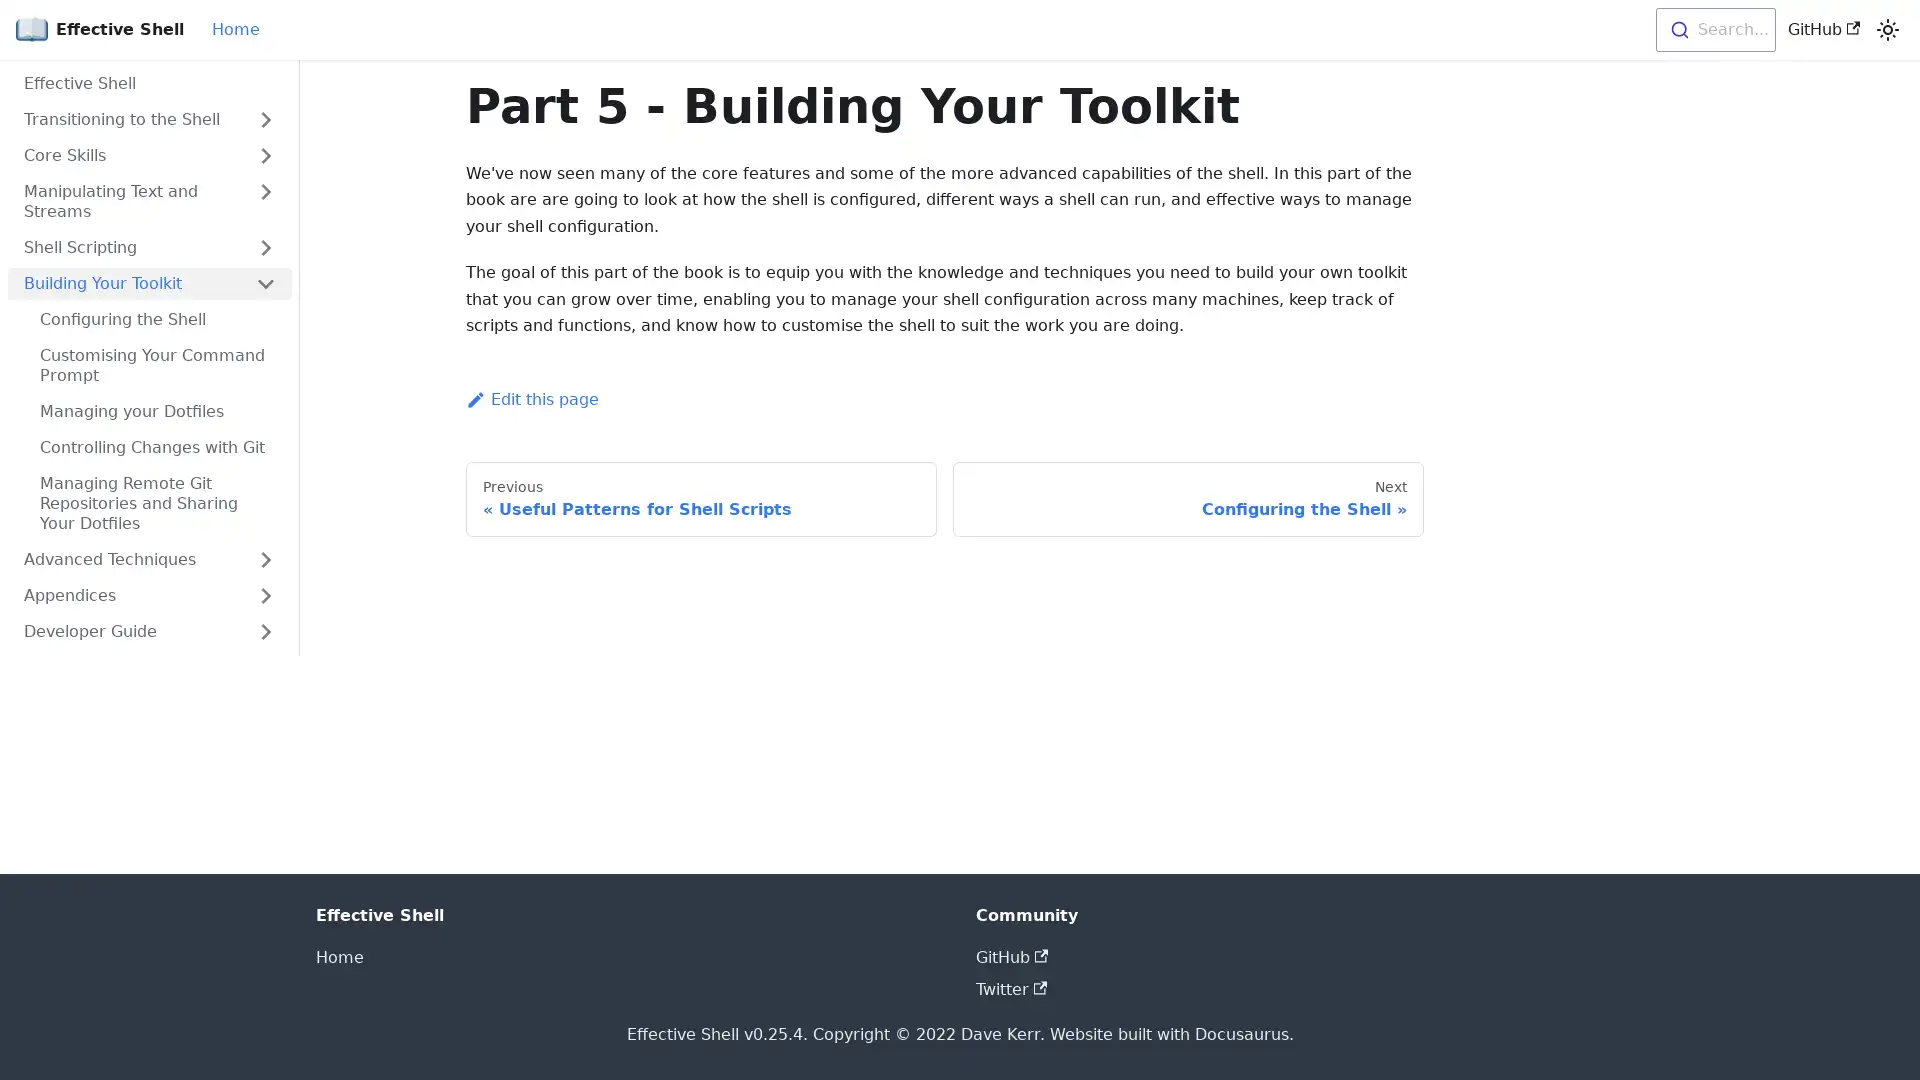  I want to click on Toggle the collapsible sidebar category 'Transitioning to the Shell', so click(264, 119).